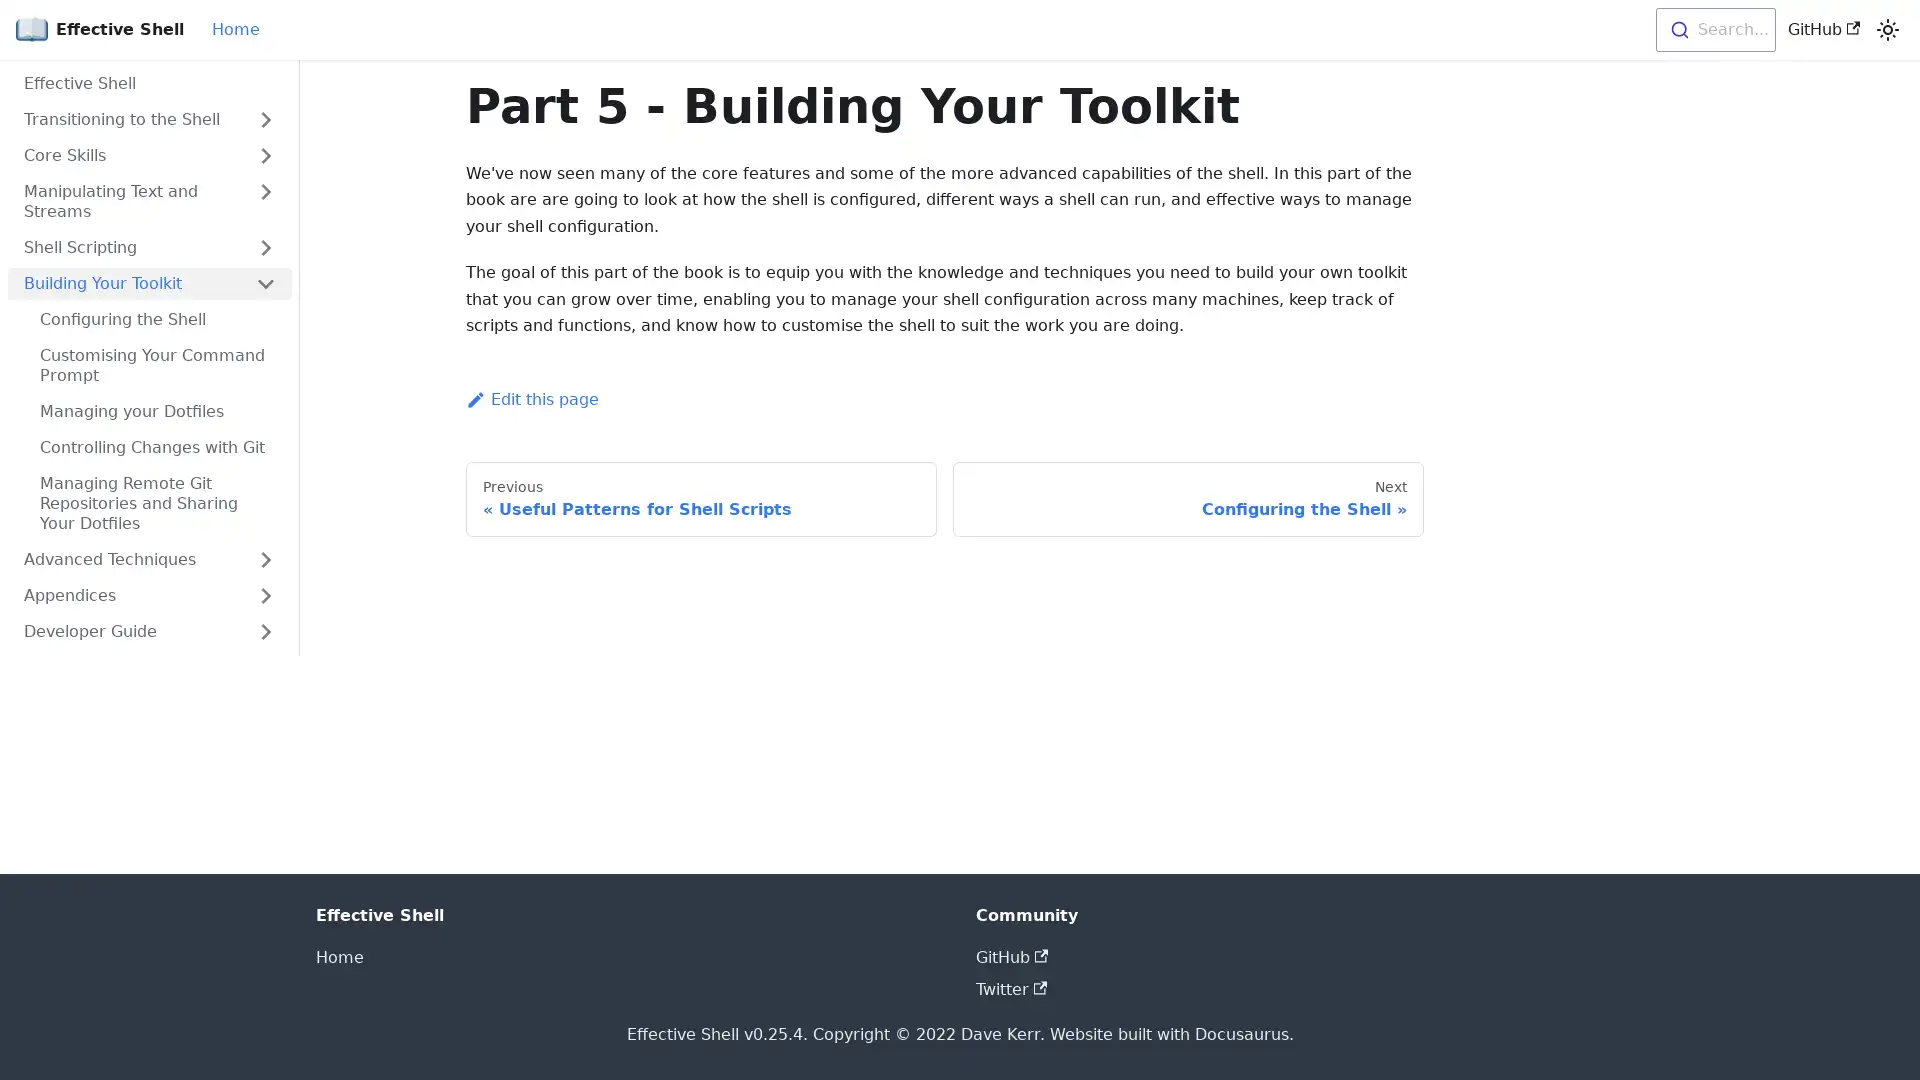  I want to click on Toggle the collapsible sidebar category 'Transitioning to the Shell', so click(264, 119).